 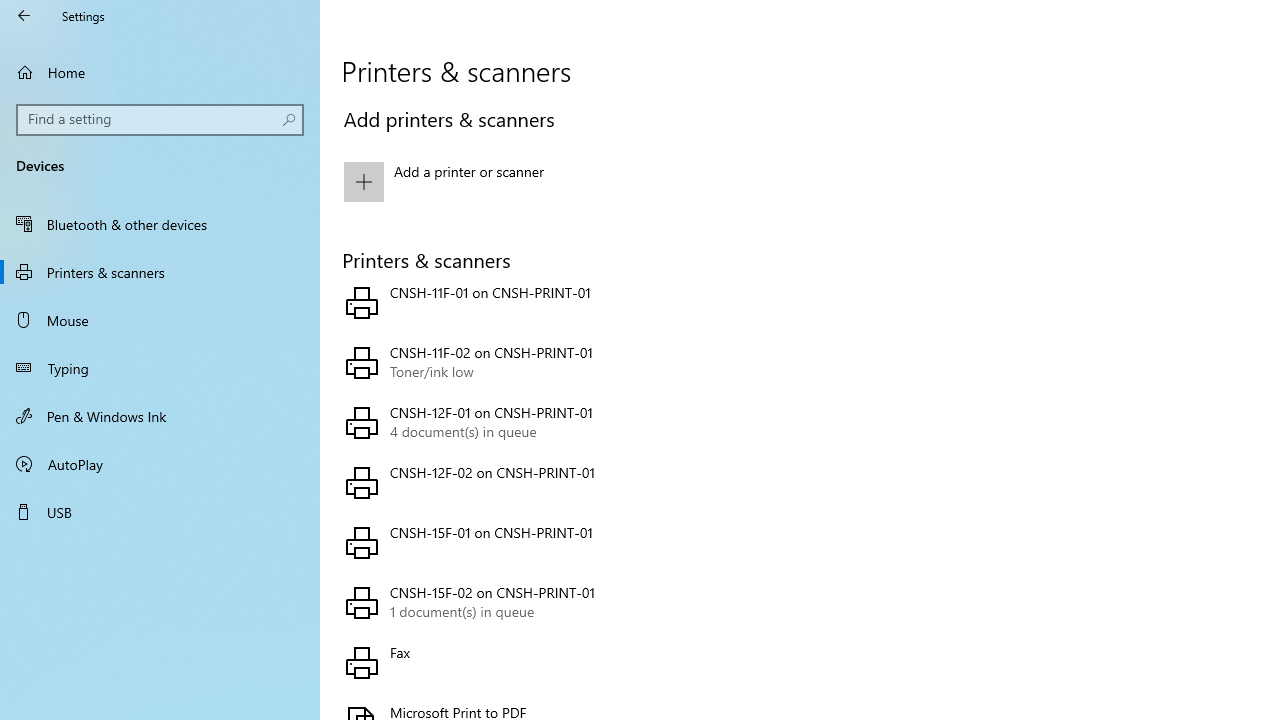 What do you see at coordinates (160, 119) in the screenshot?
I see `'Search box, Find a setting'` at bounding box center [160, 119].